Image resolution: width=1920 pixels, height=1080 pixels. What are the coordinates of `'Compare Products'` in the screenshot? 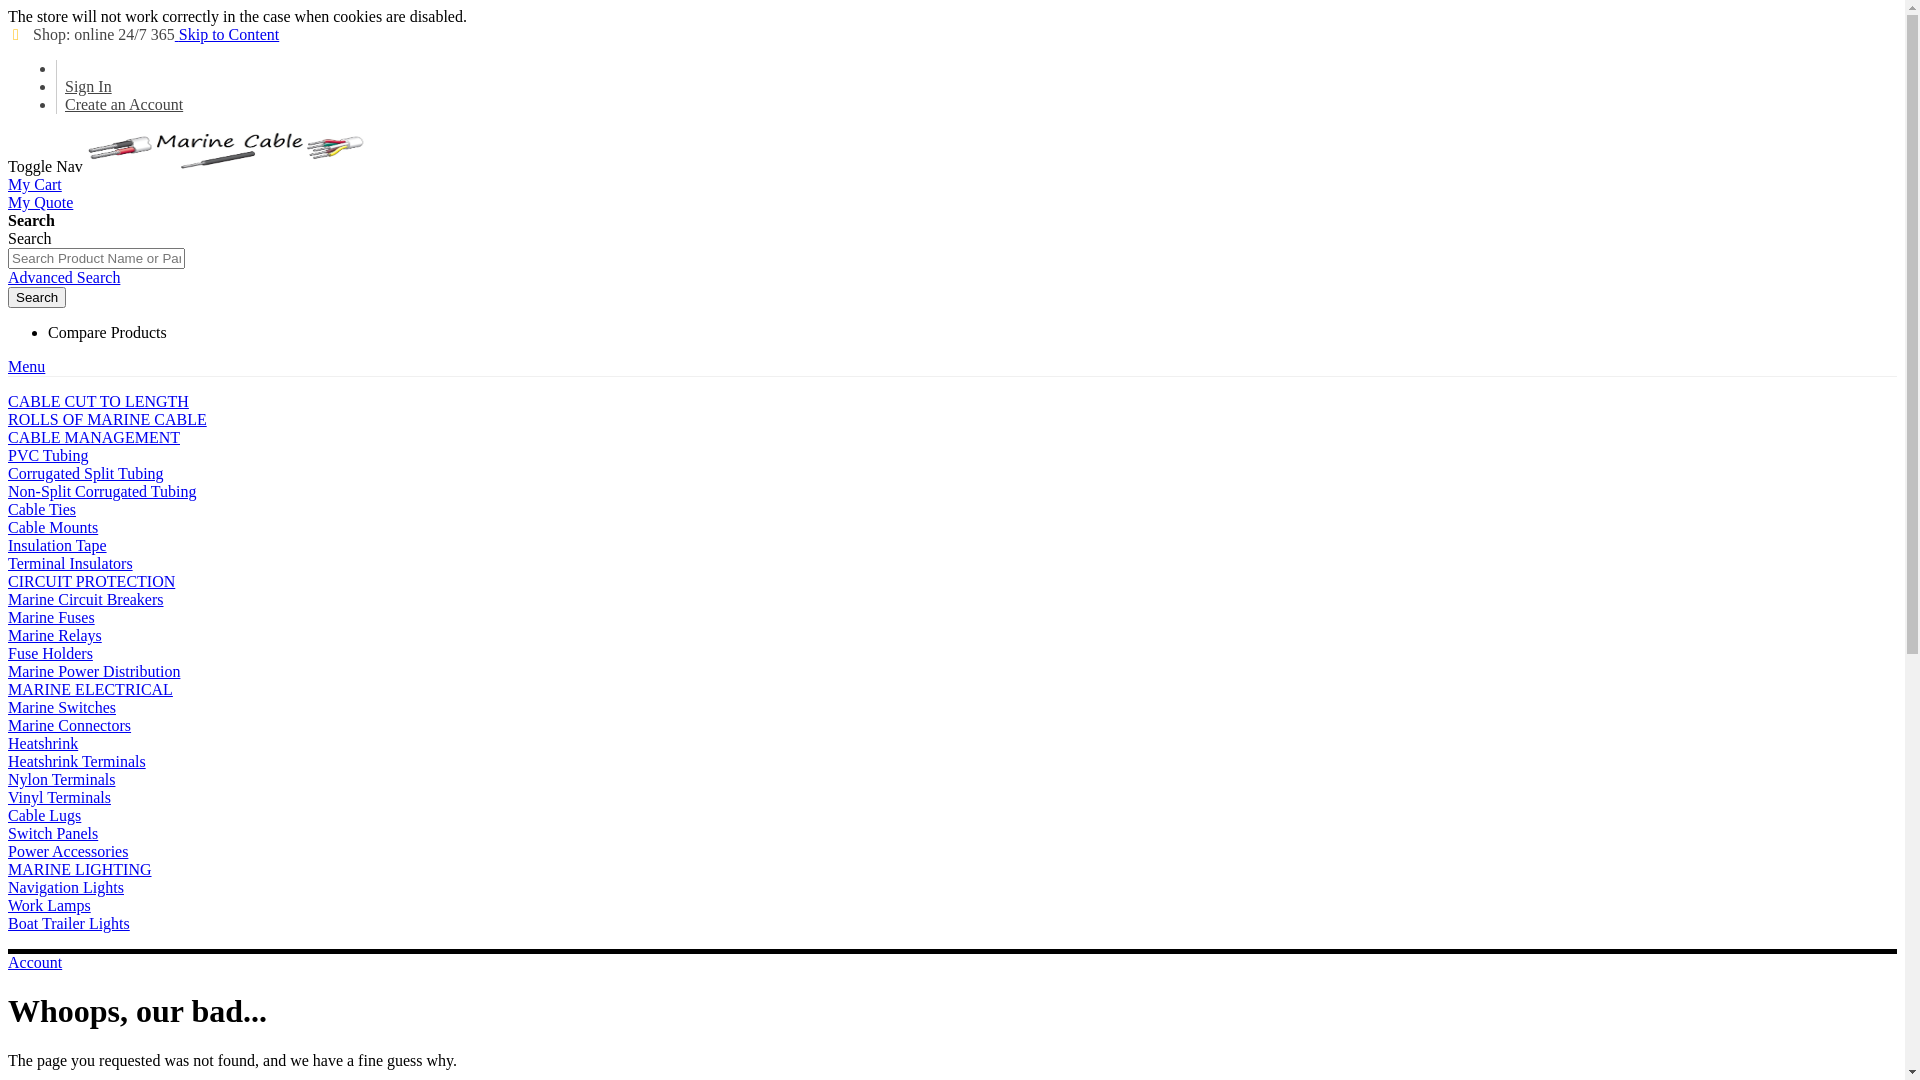 It's located at (106, 331).